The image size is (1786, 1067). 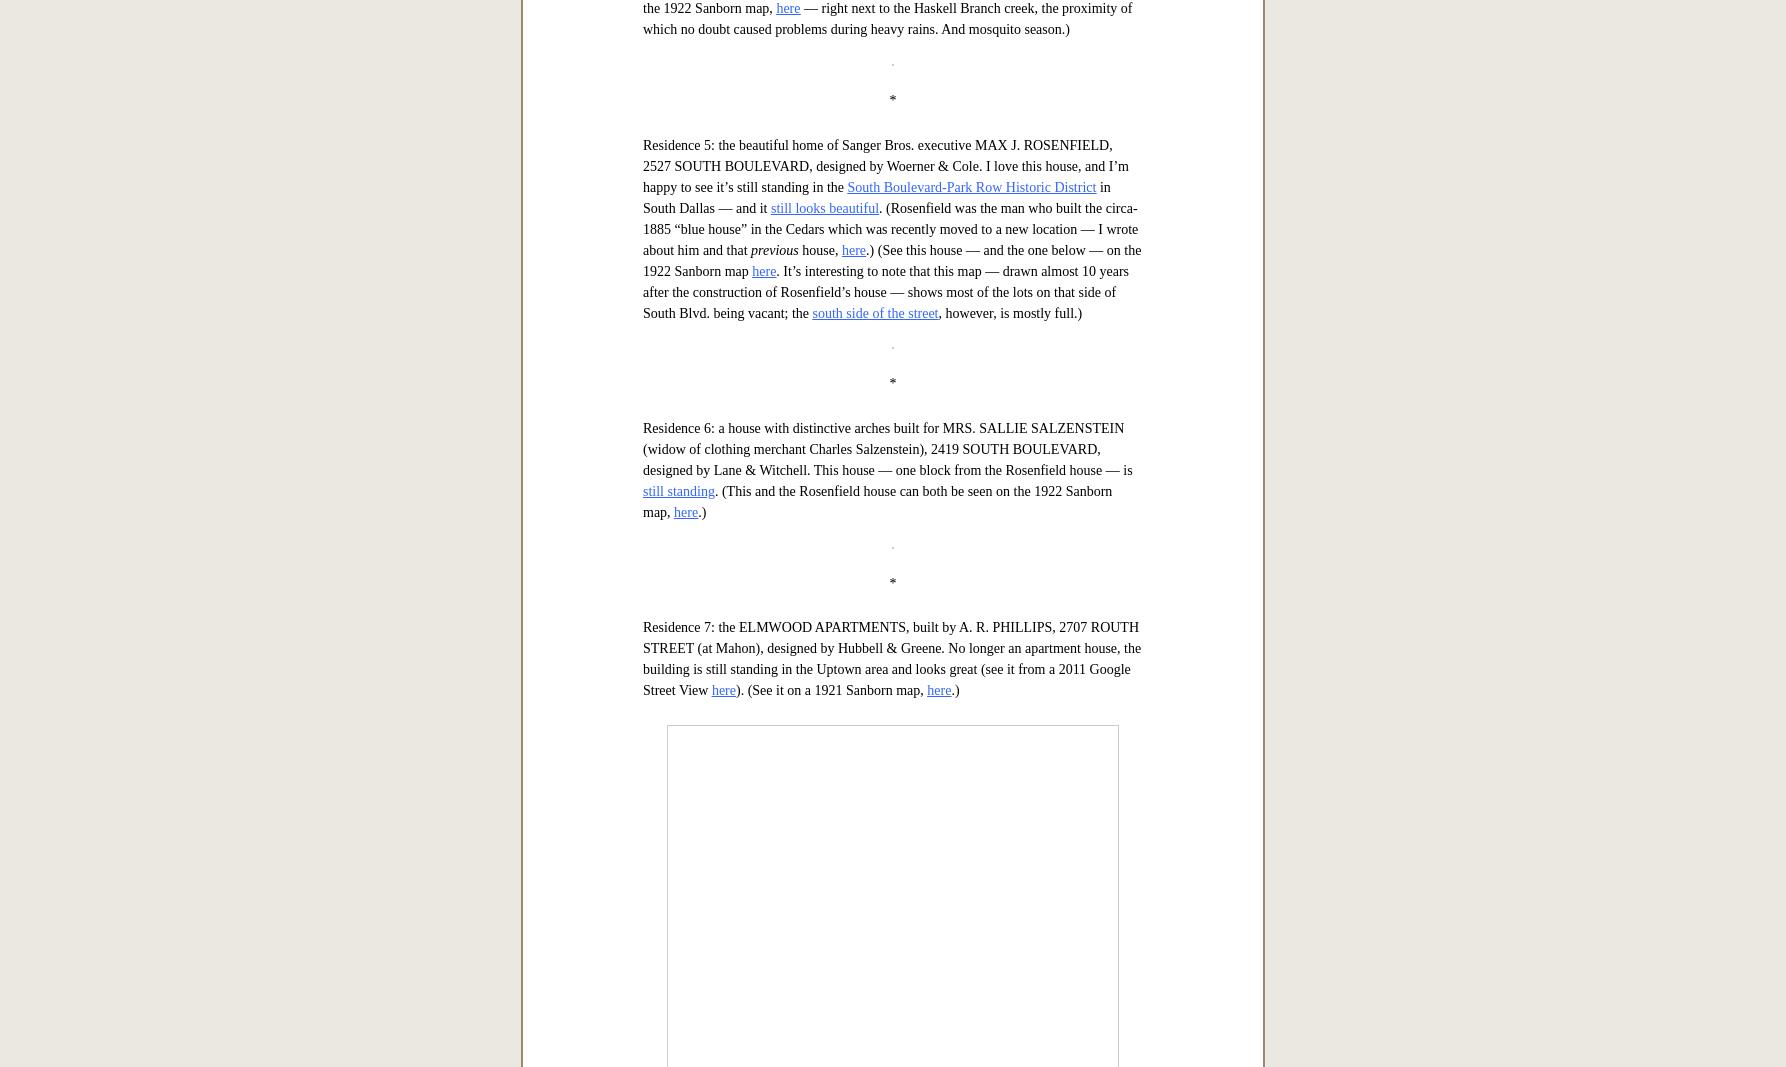 What do you see at coordinates (818, 876) in the screenshot?
I see `'house,'` at bounding box center [818, 876].